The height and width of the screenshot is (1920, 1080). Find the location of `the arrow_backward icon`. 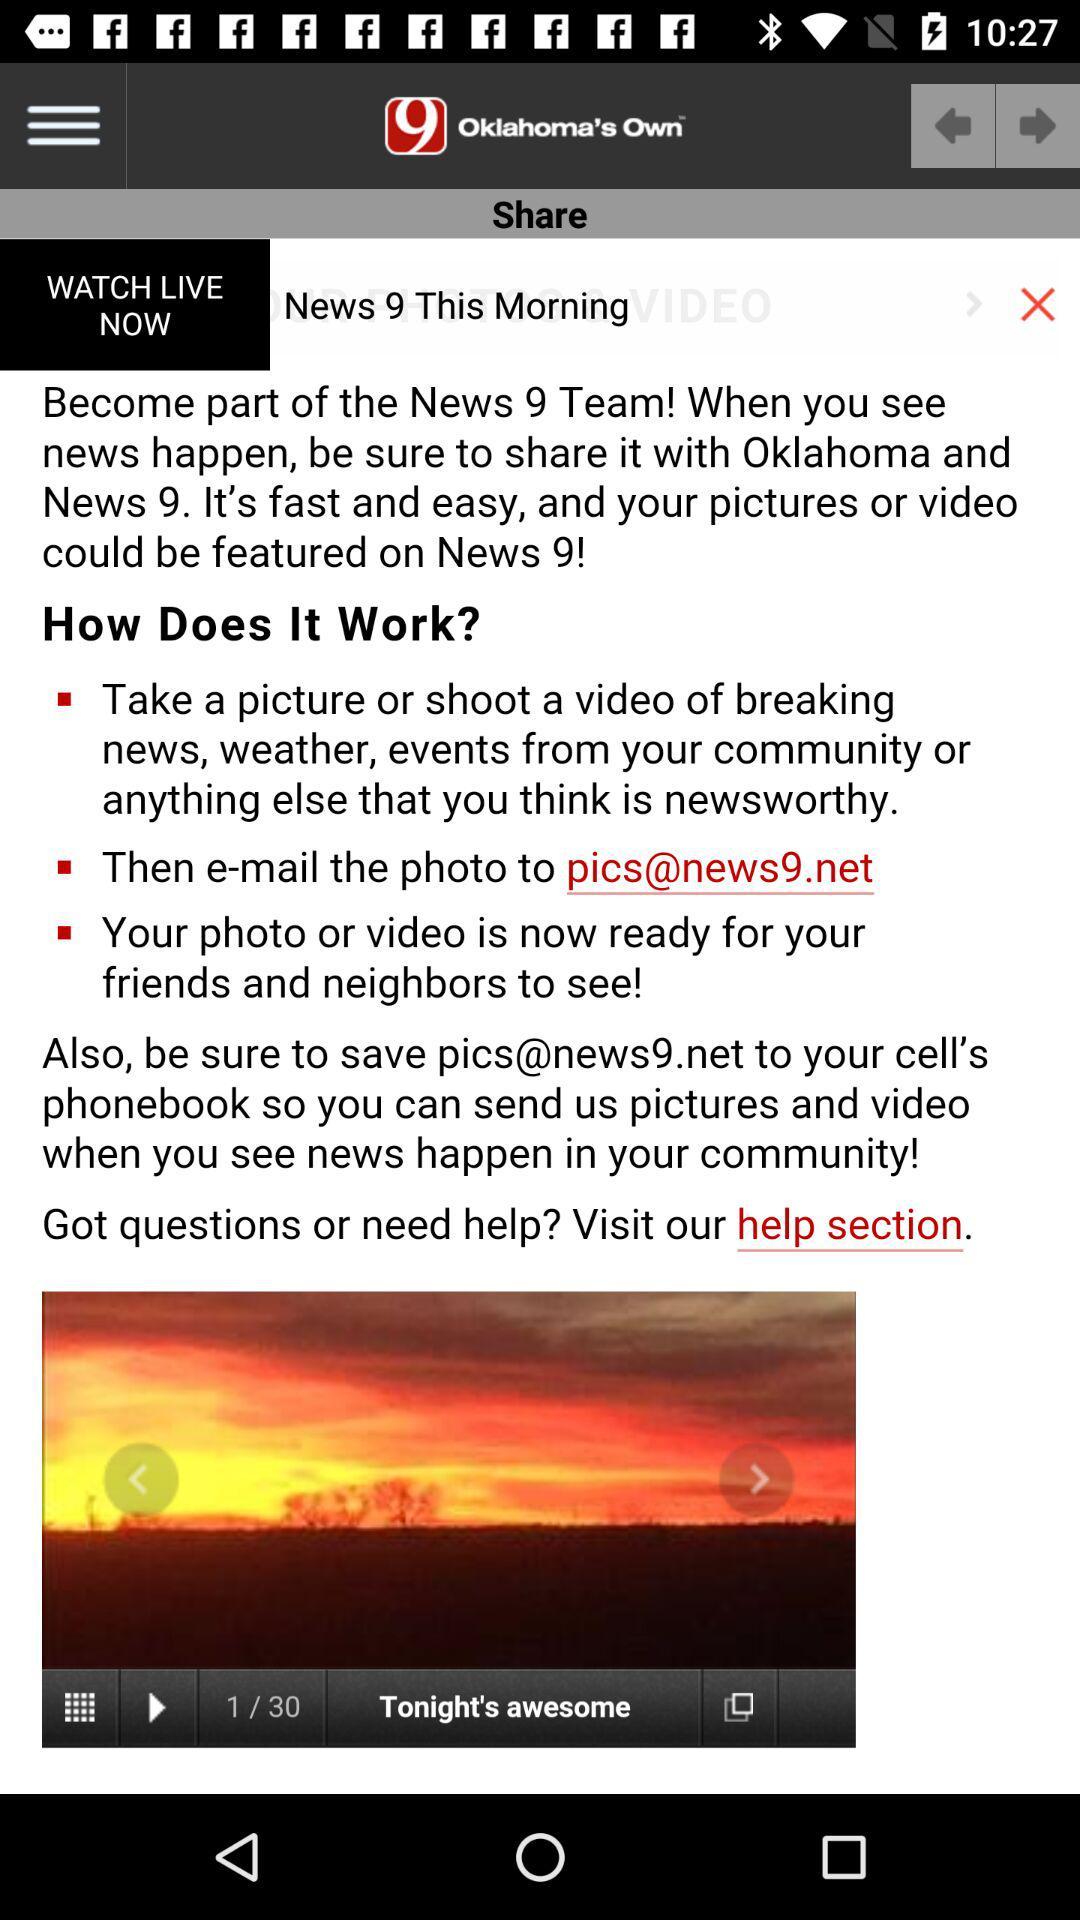

the arrow_backward icon is located at coordinates (952, 124).